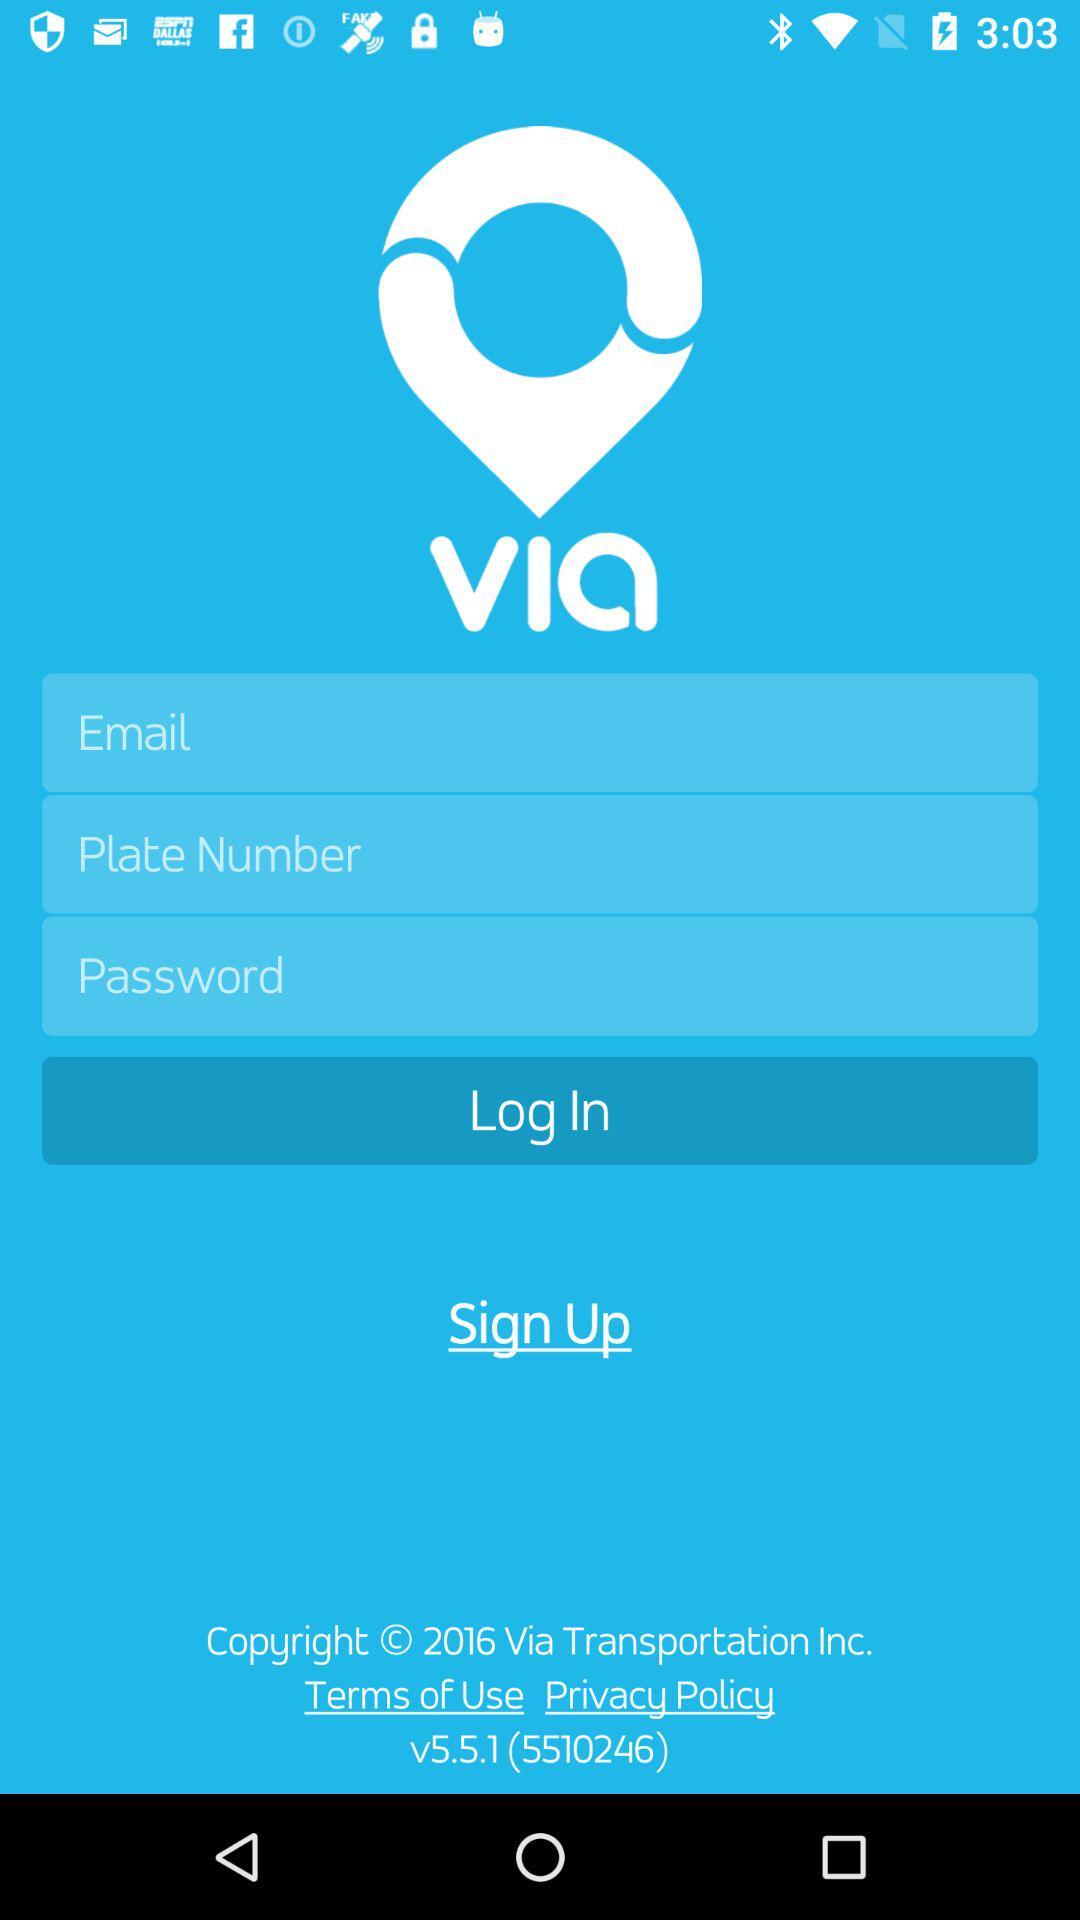 This screenshot has height=1920, width=1080. I want to click on the item at the bottom left corner, so click(85, 1706).